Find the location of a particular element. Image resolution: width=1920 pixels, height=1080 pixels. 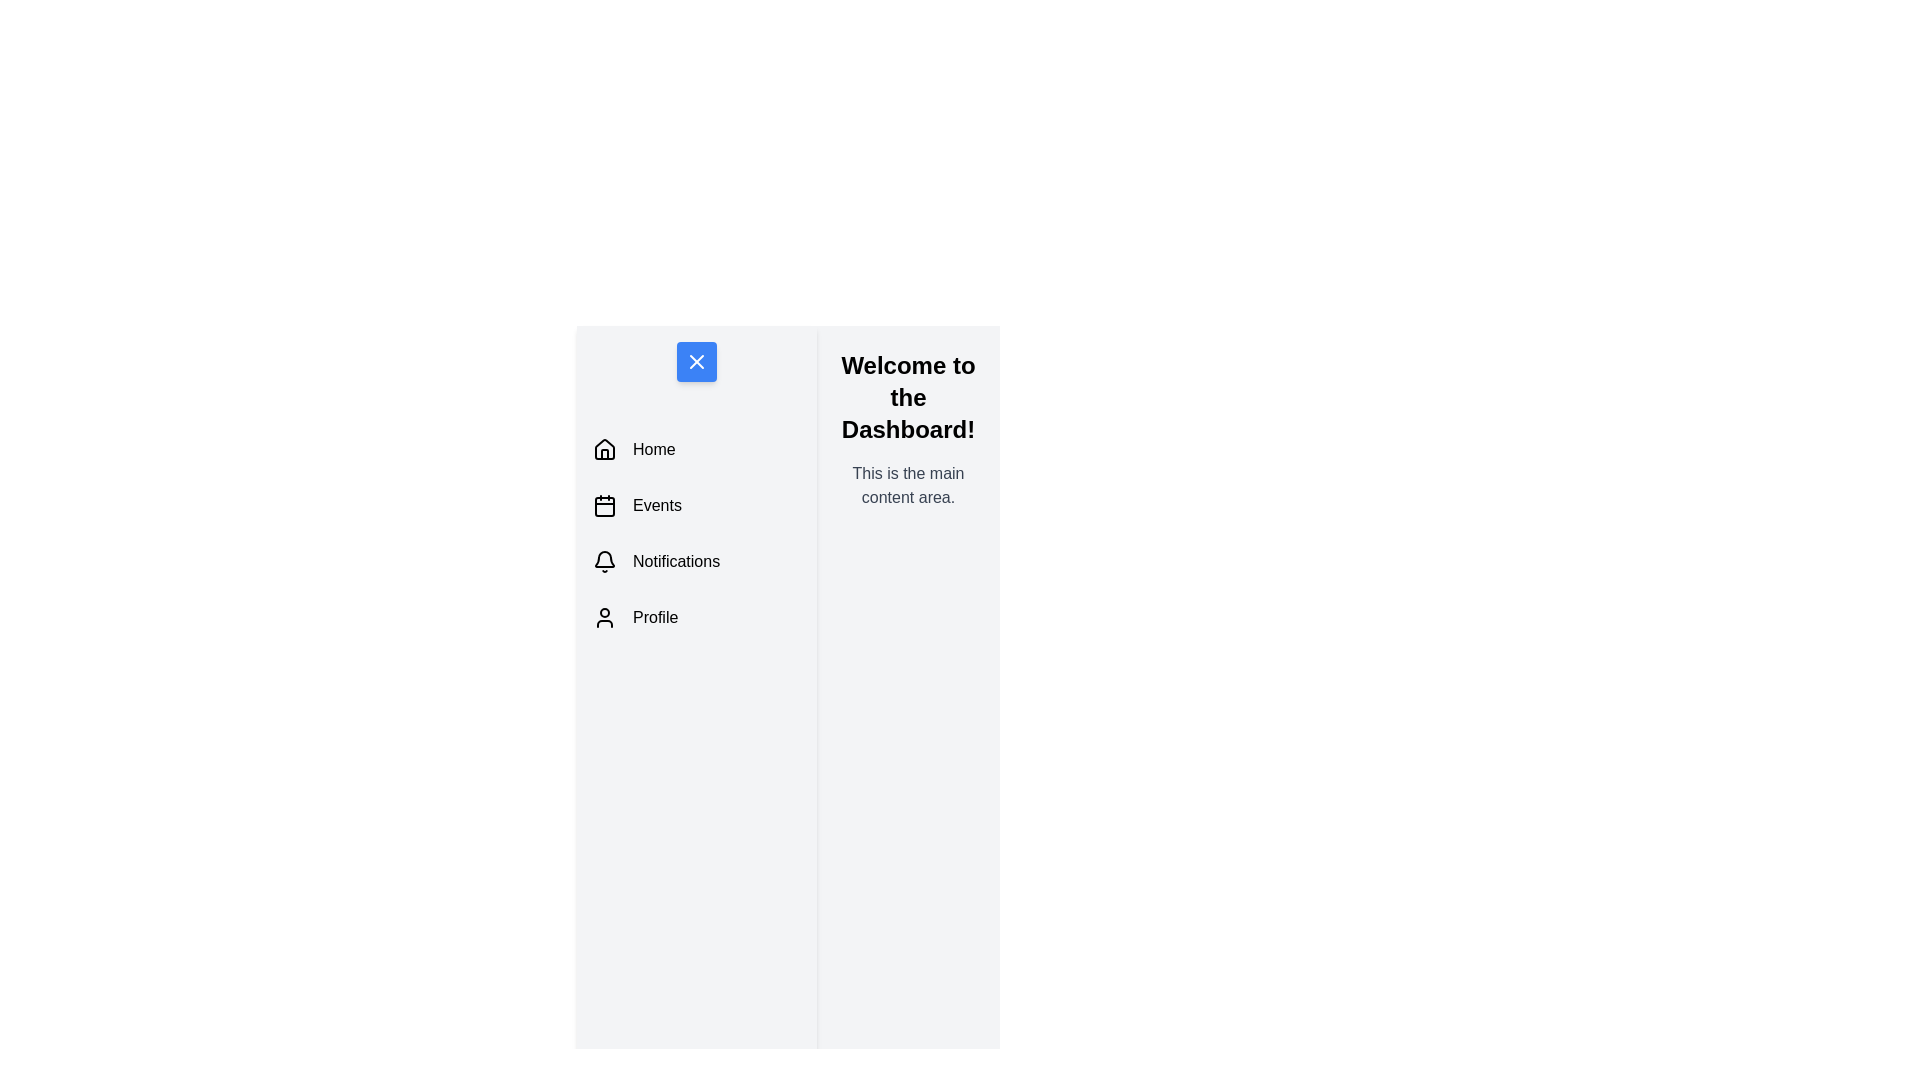

the 'Events' text label in the vertical navigation menu is located at coordinates (657, 504).